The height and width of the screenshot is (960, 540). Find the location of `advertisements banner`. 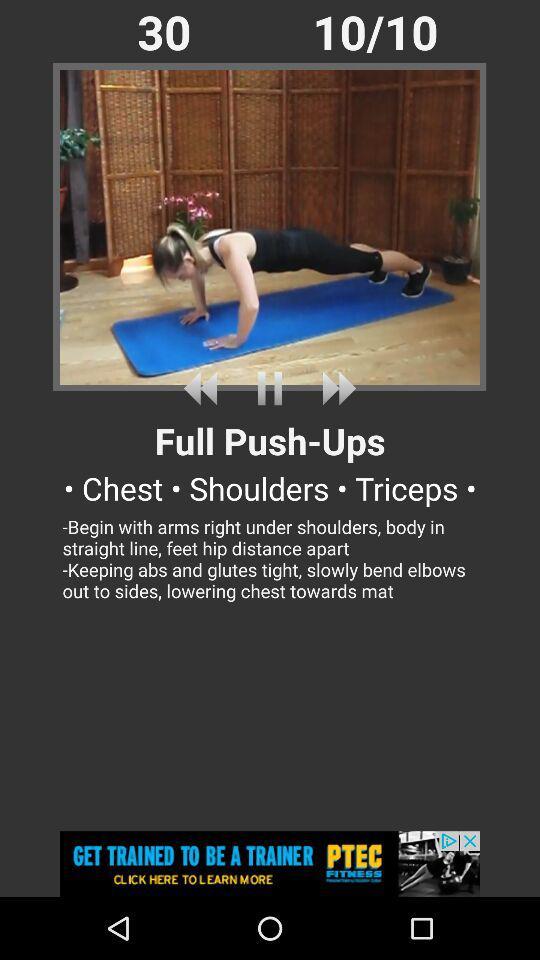

advertisements banner is located at coordinates (270, 863).